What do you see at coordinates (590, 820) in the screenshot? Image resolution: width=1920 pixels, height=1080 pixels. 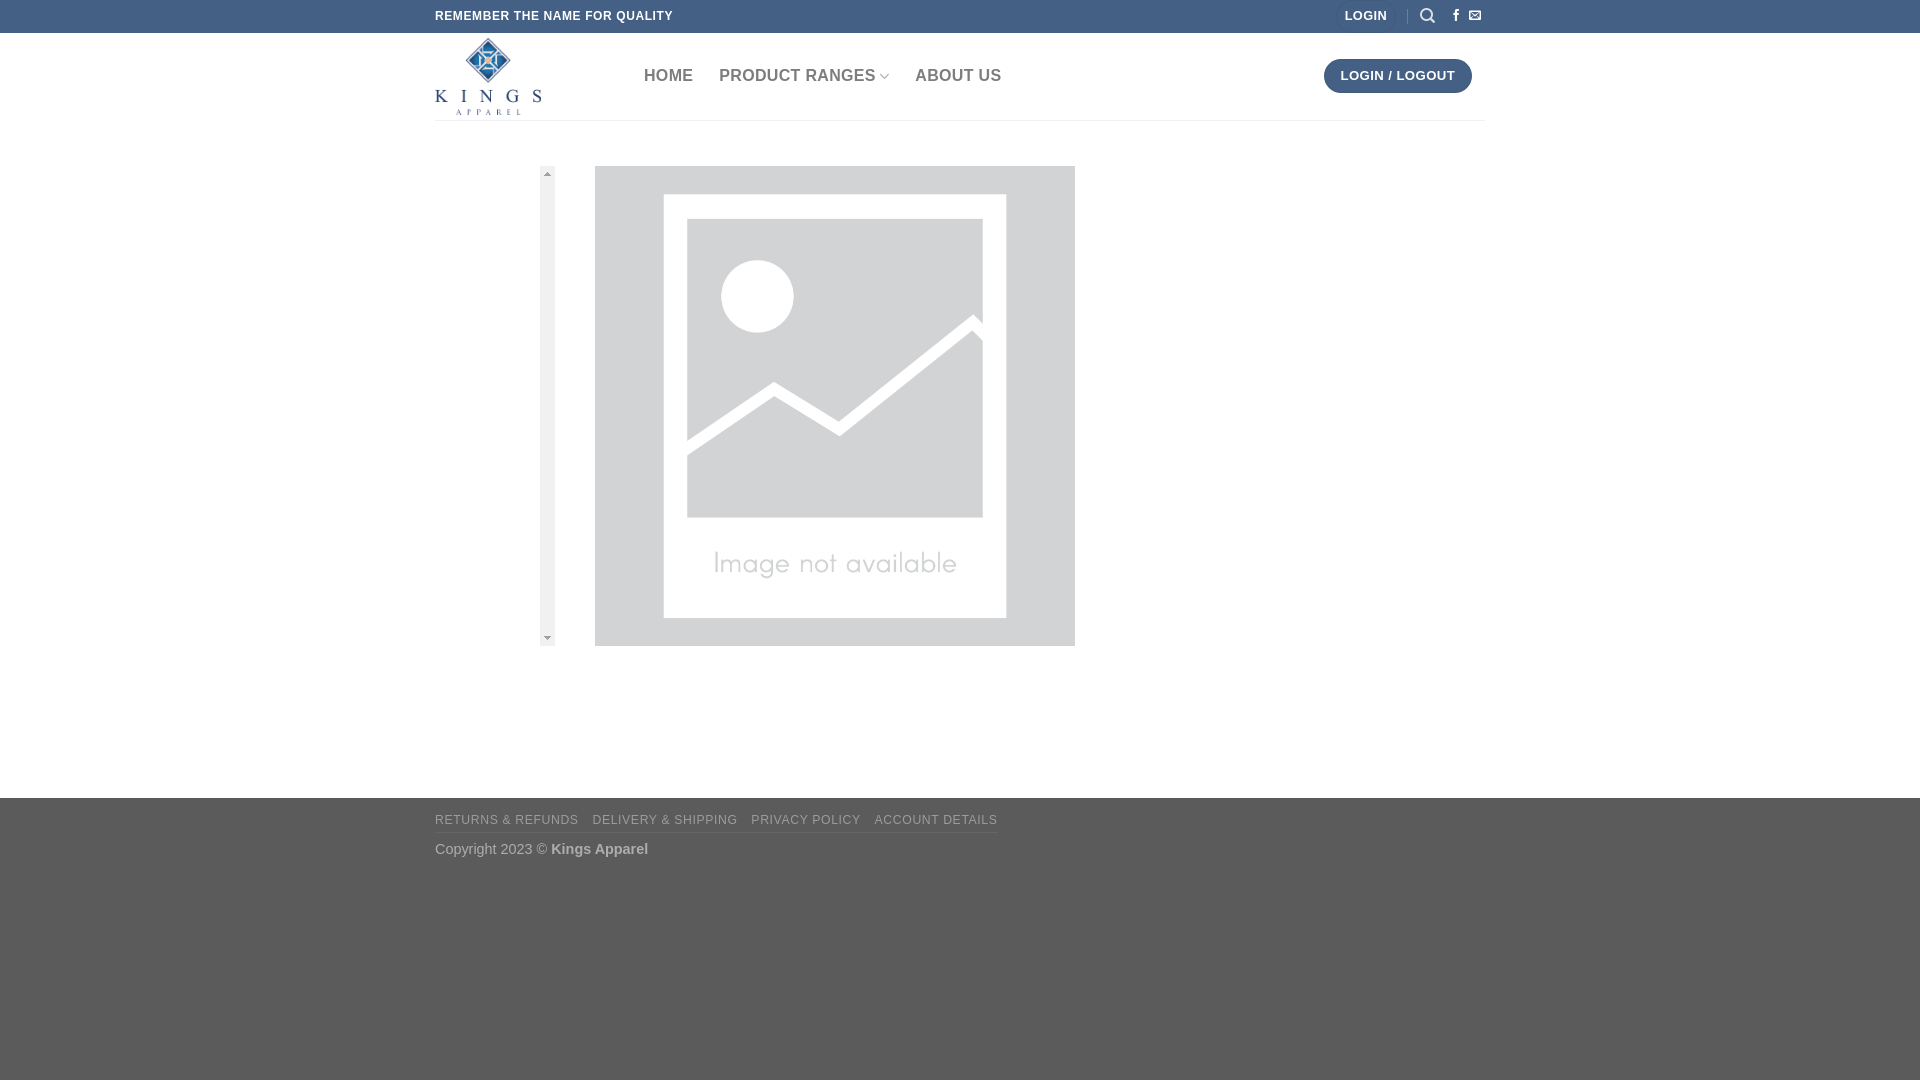 I see `'DELIVERY & SHIPPING'` at bounding box center [590, 820].